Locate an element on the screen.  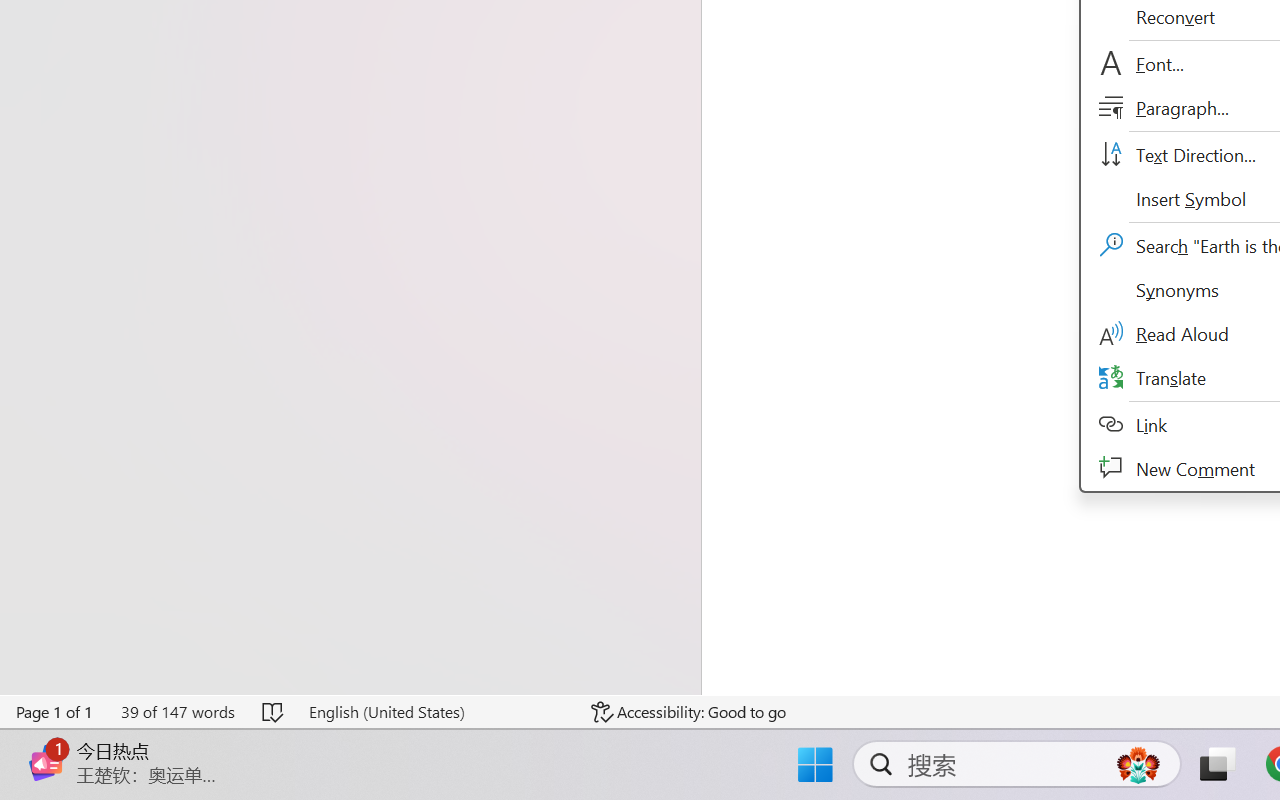
'Page Number Page 1 of 1' is located at coordinates (55, 711).